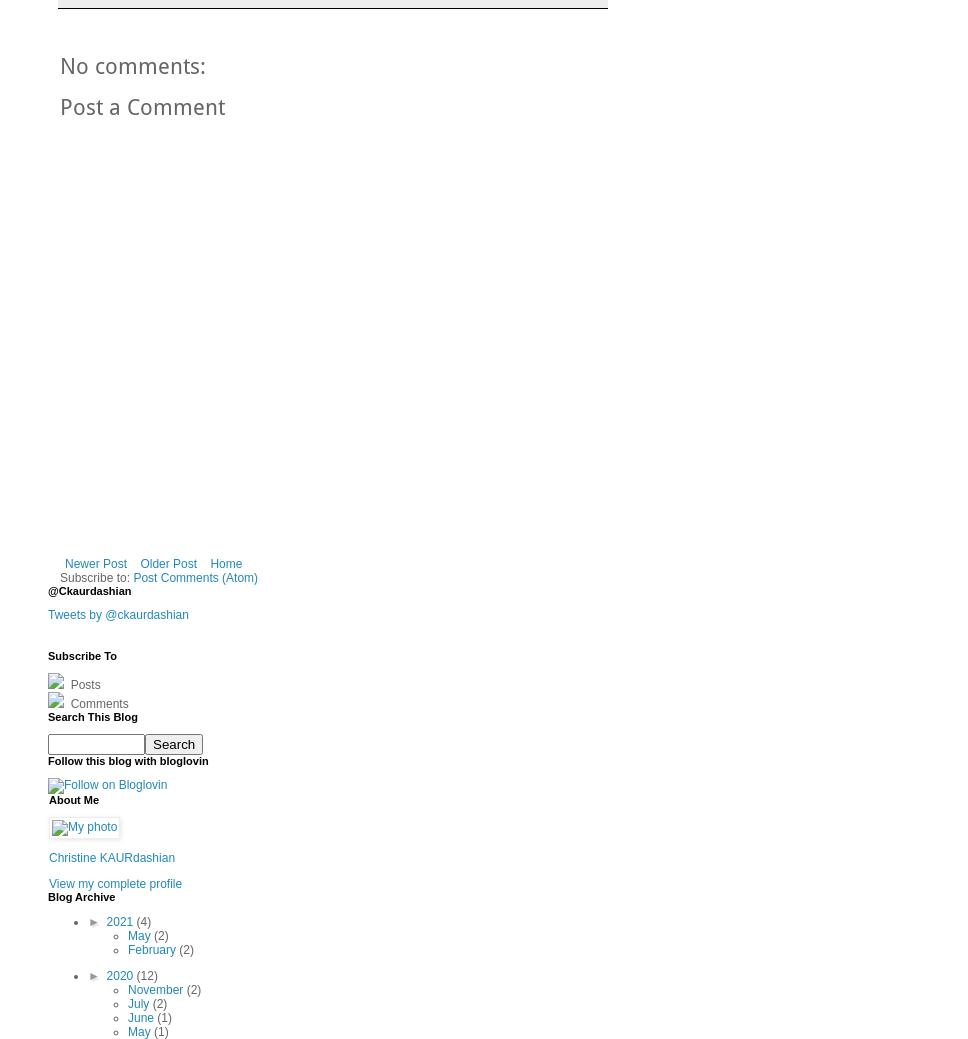 Image resolution: width=968 pixels, height=1039 pixels. Describe the element at coordinates (81, 896) in the screenshot. I see `'Blog Archive'` at that location.